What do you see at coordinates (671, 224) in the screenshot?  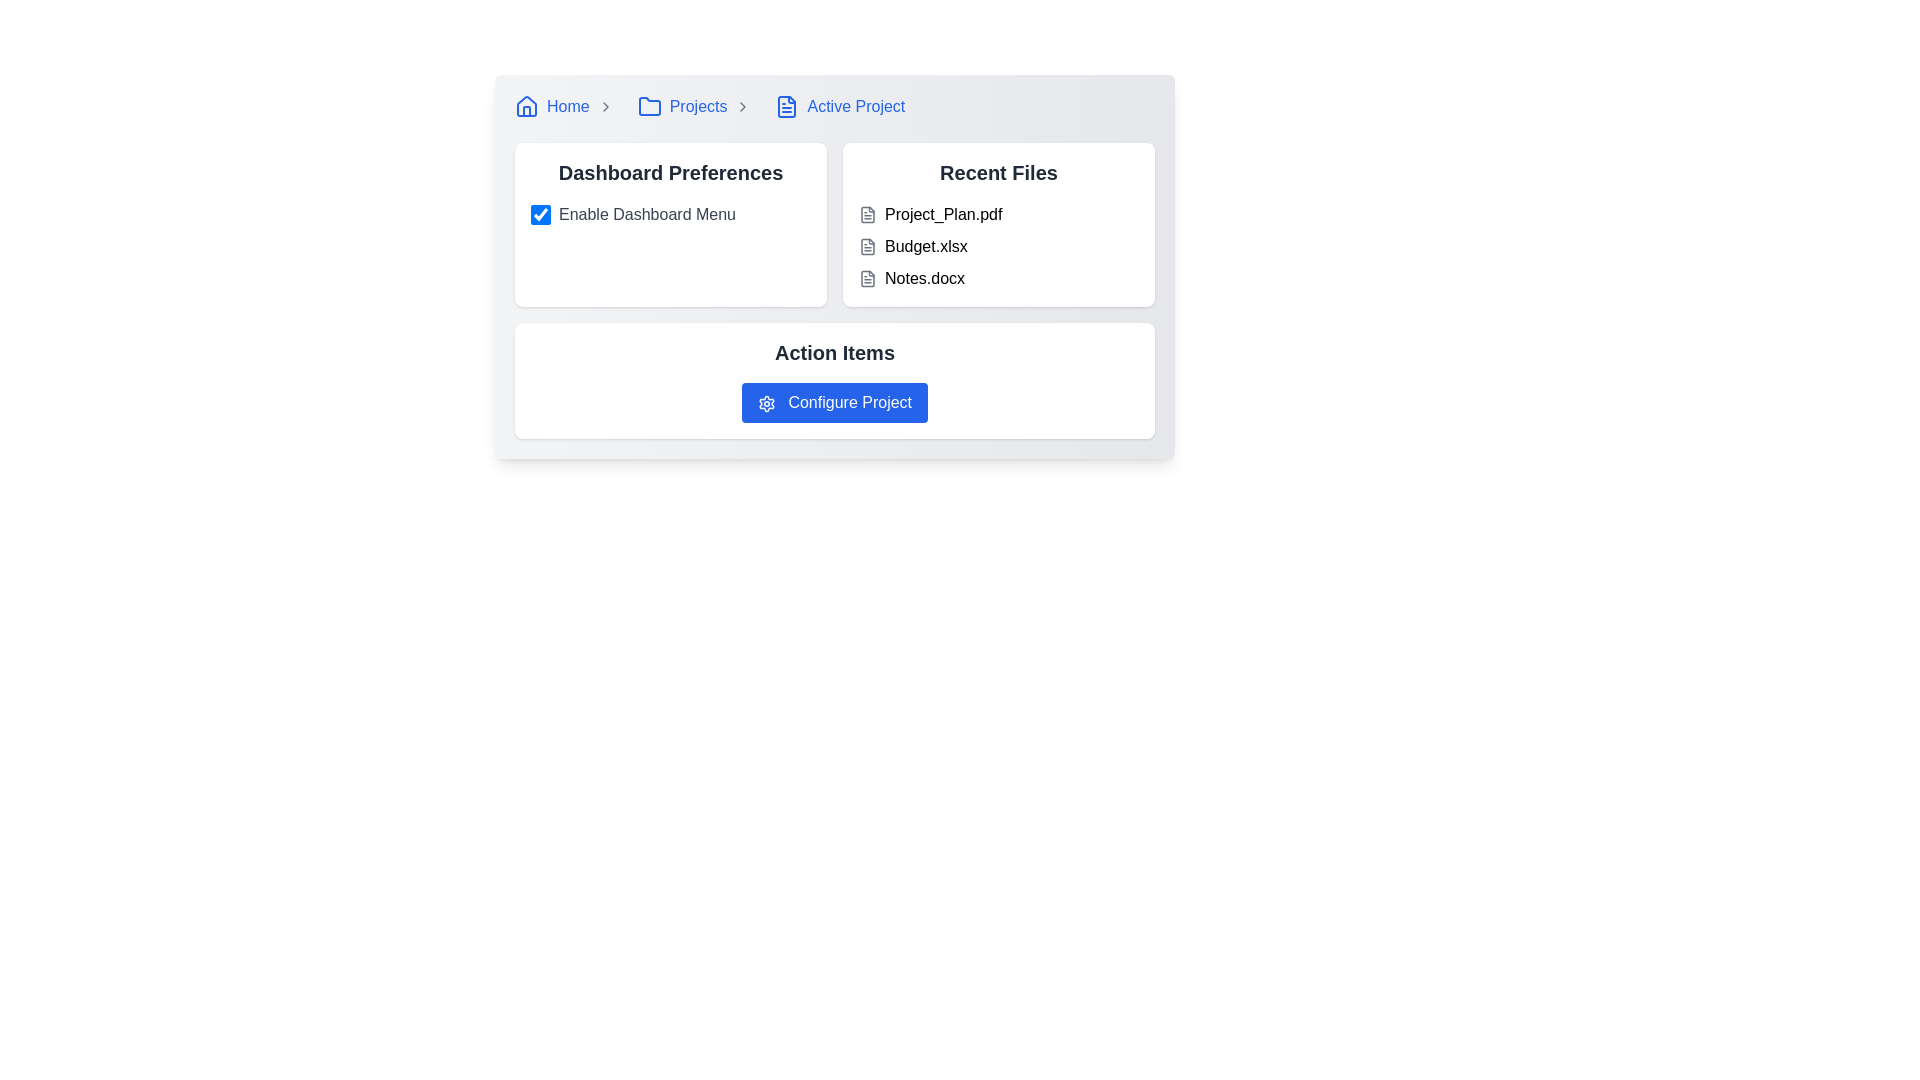 I see `the section header for user preferences related to the dashboard, which contains a checkbox option to enable or disable a specific feature` at bounding box center [671, 224].